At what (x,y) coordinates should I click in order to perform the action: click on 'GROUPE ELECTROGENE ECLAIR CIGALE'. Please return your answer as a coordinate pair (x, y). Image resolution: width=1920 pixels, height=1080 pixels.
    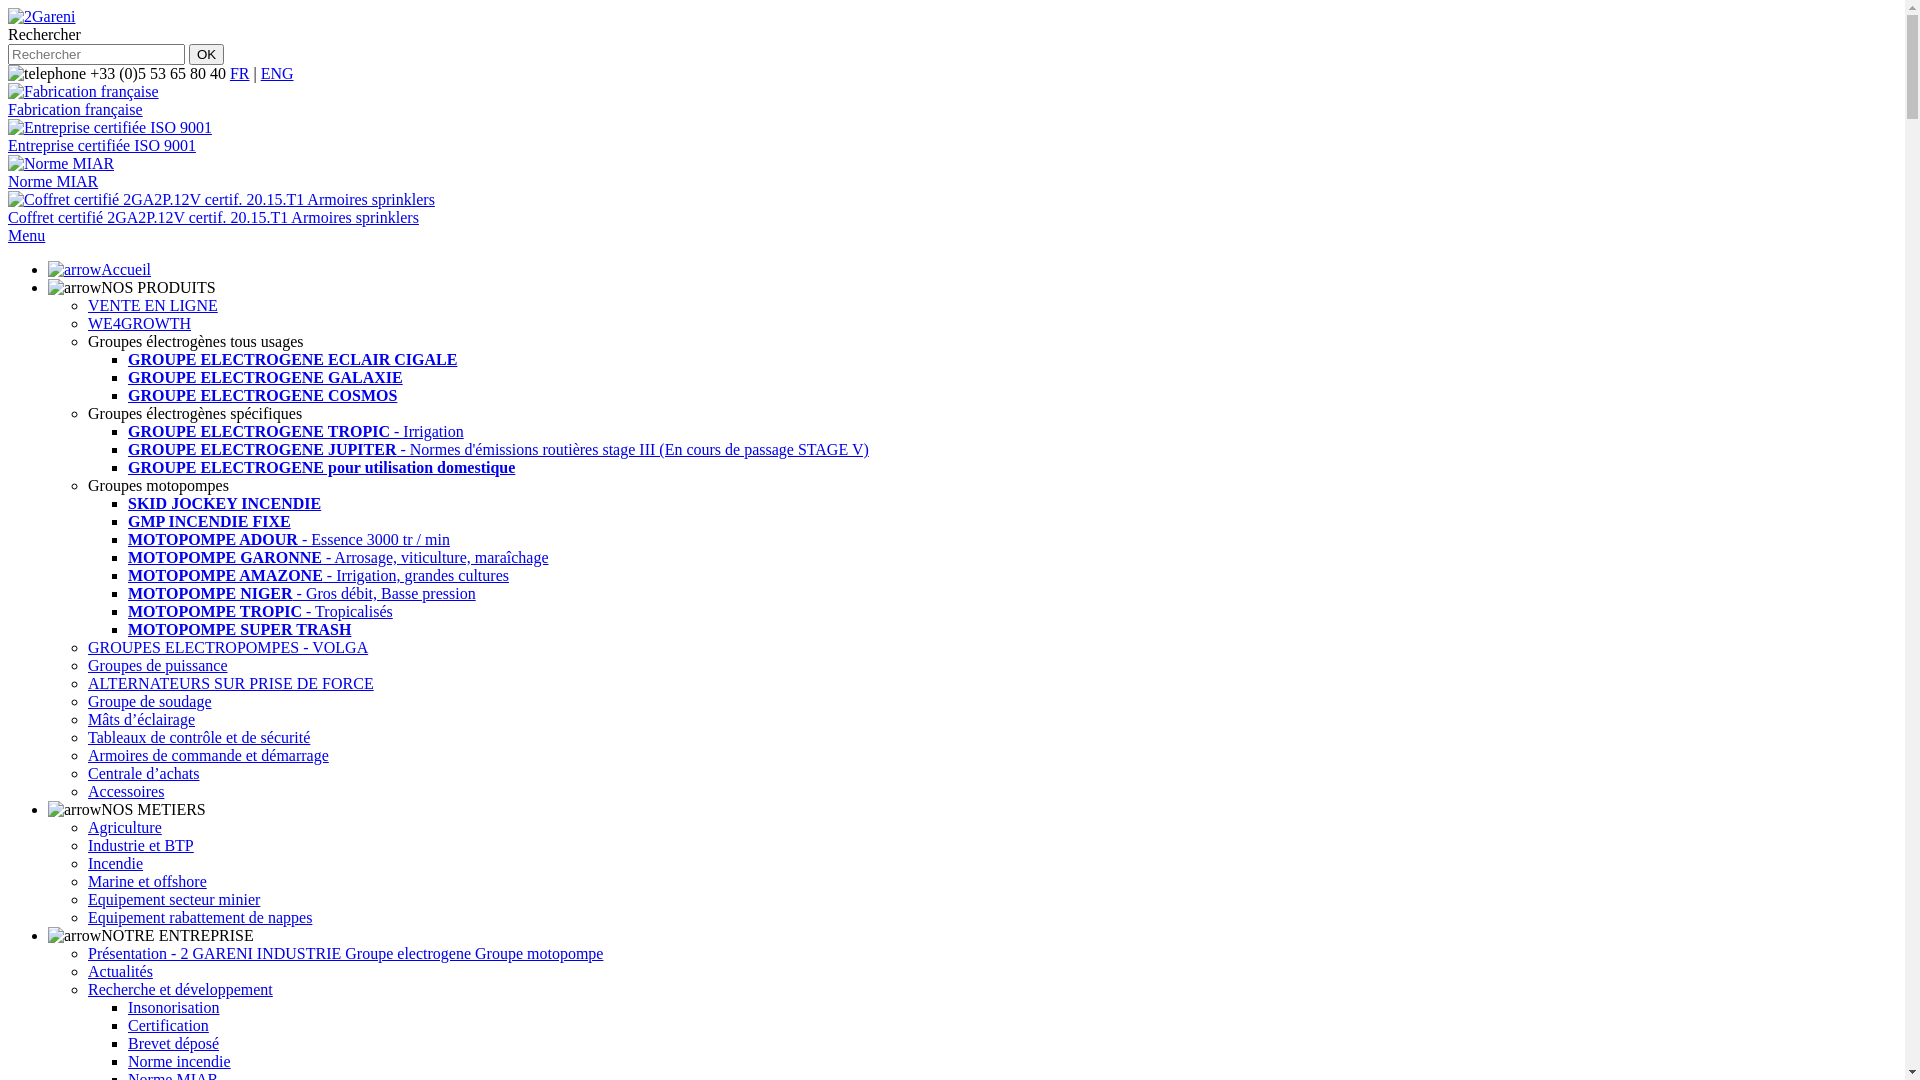
    Looking at the image, I should click on (291, 358).